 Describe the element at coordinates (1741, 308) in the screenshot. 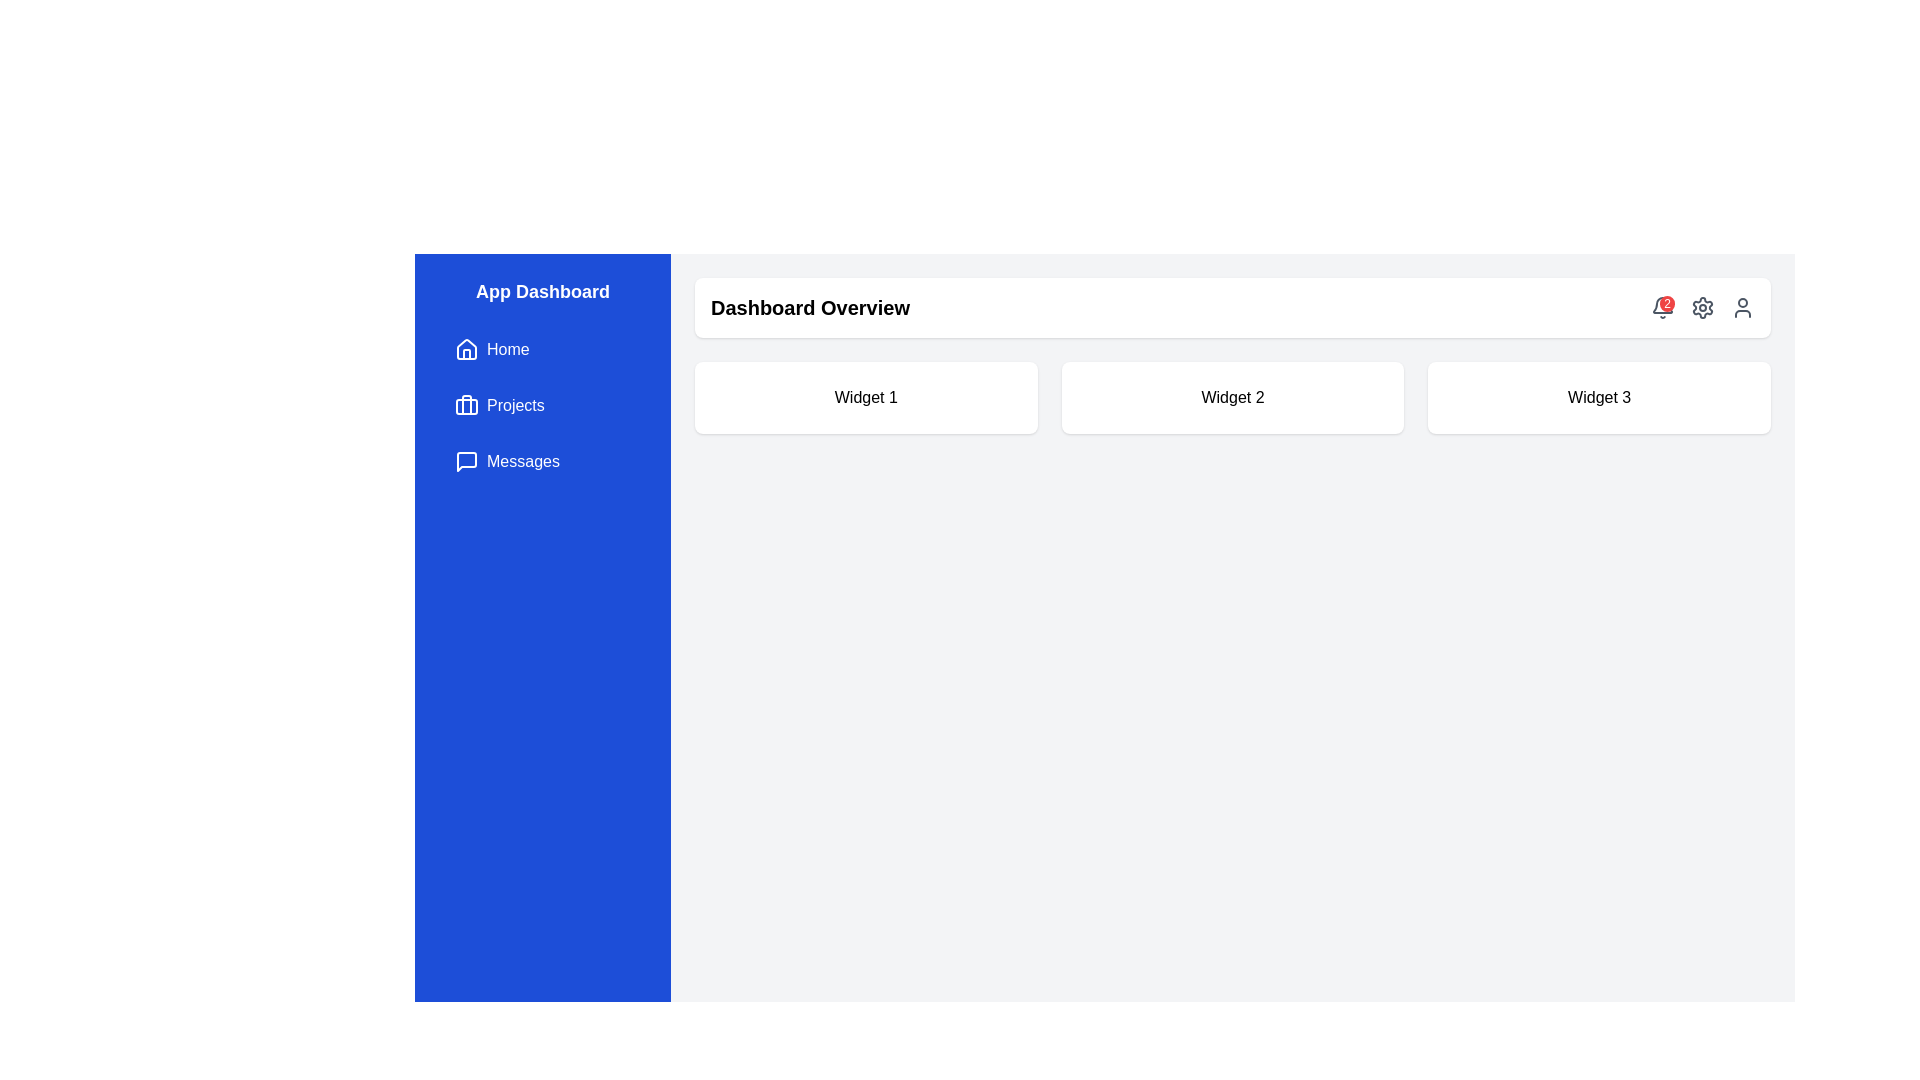

I see `the user icon button in the header section, which is a circular icon with a gray outline and a user silhouette, located to the right of the gear-shaped settings icon` at that location.